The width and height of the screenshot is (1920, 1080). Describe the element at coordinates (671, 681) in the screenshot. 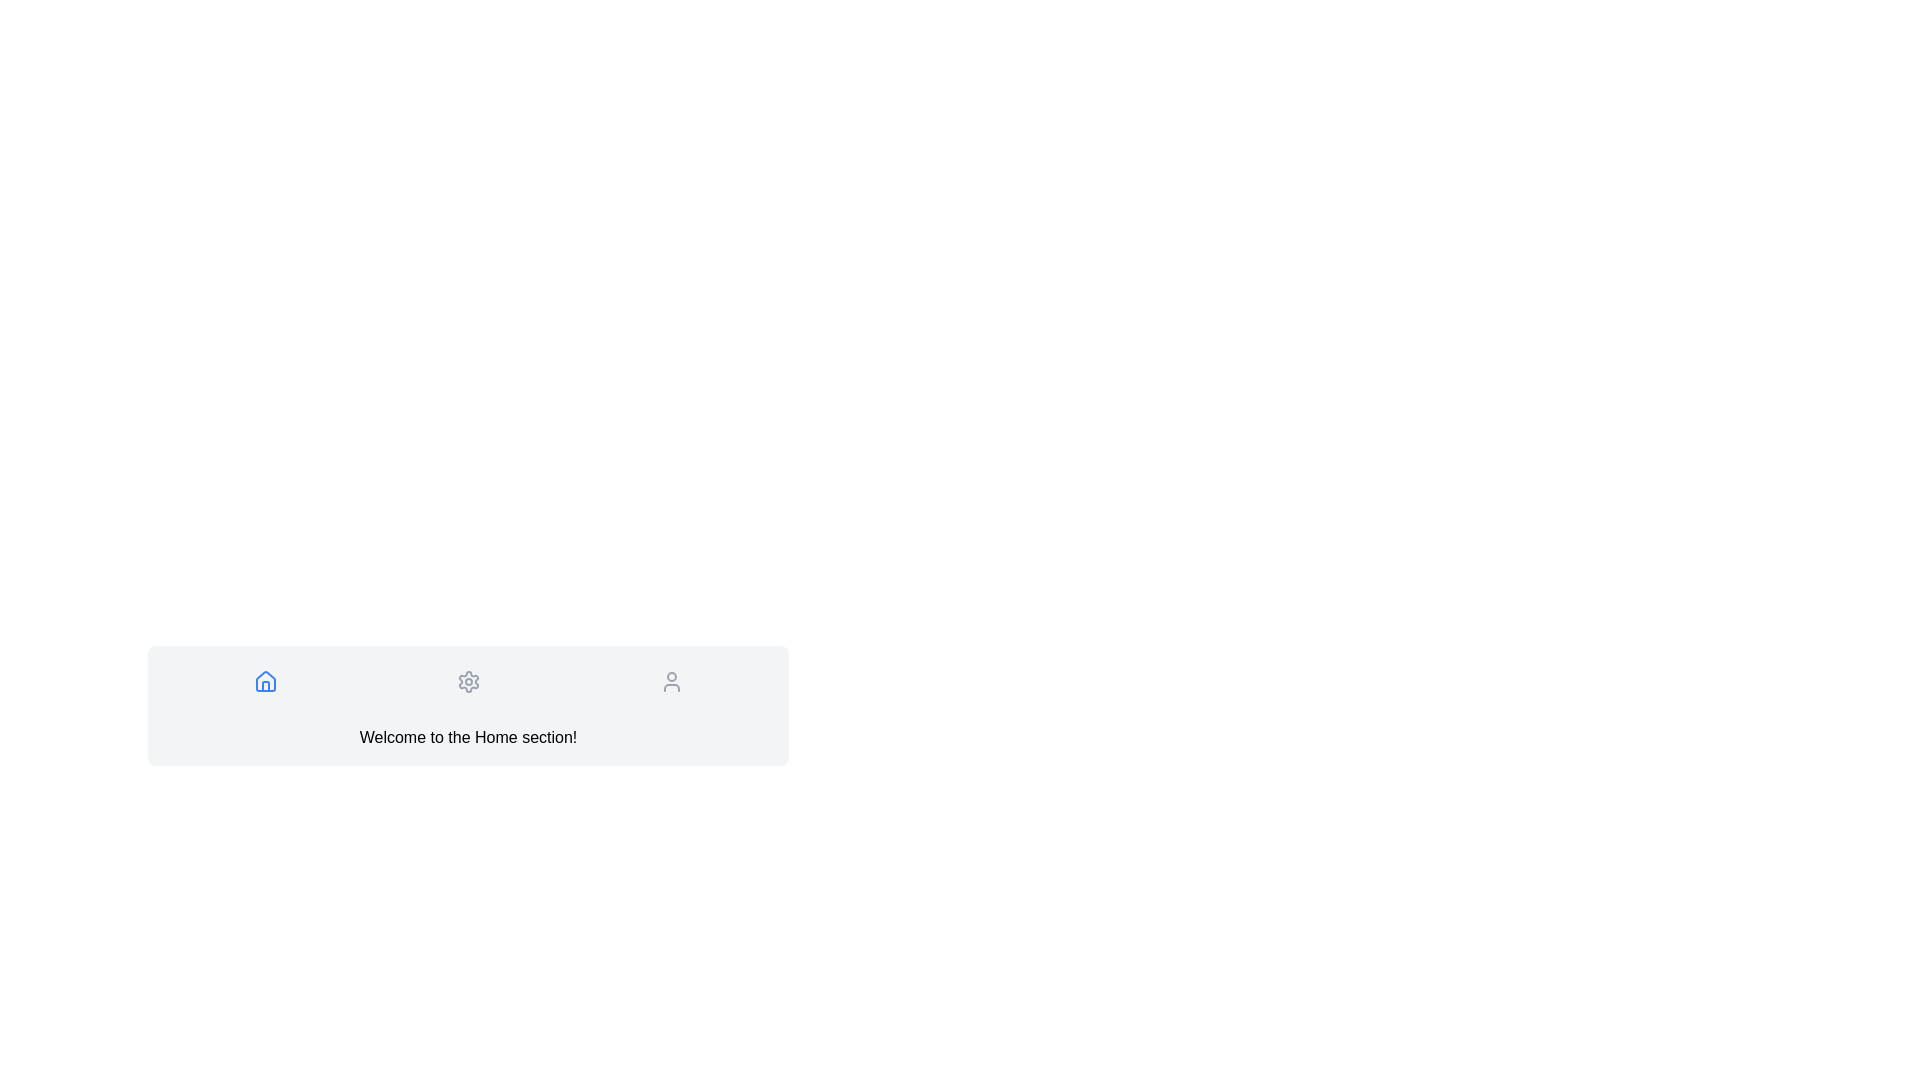

I see `the user profile icon, which is a monochromatic gray vector graphic resembling a person, located as the third icon from the left in the rightmost group of the horizontal navigation bar` at that location.